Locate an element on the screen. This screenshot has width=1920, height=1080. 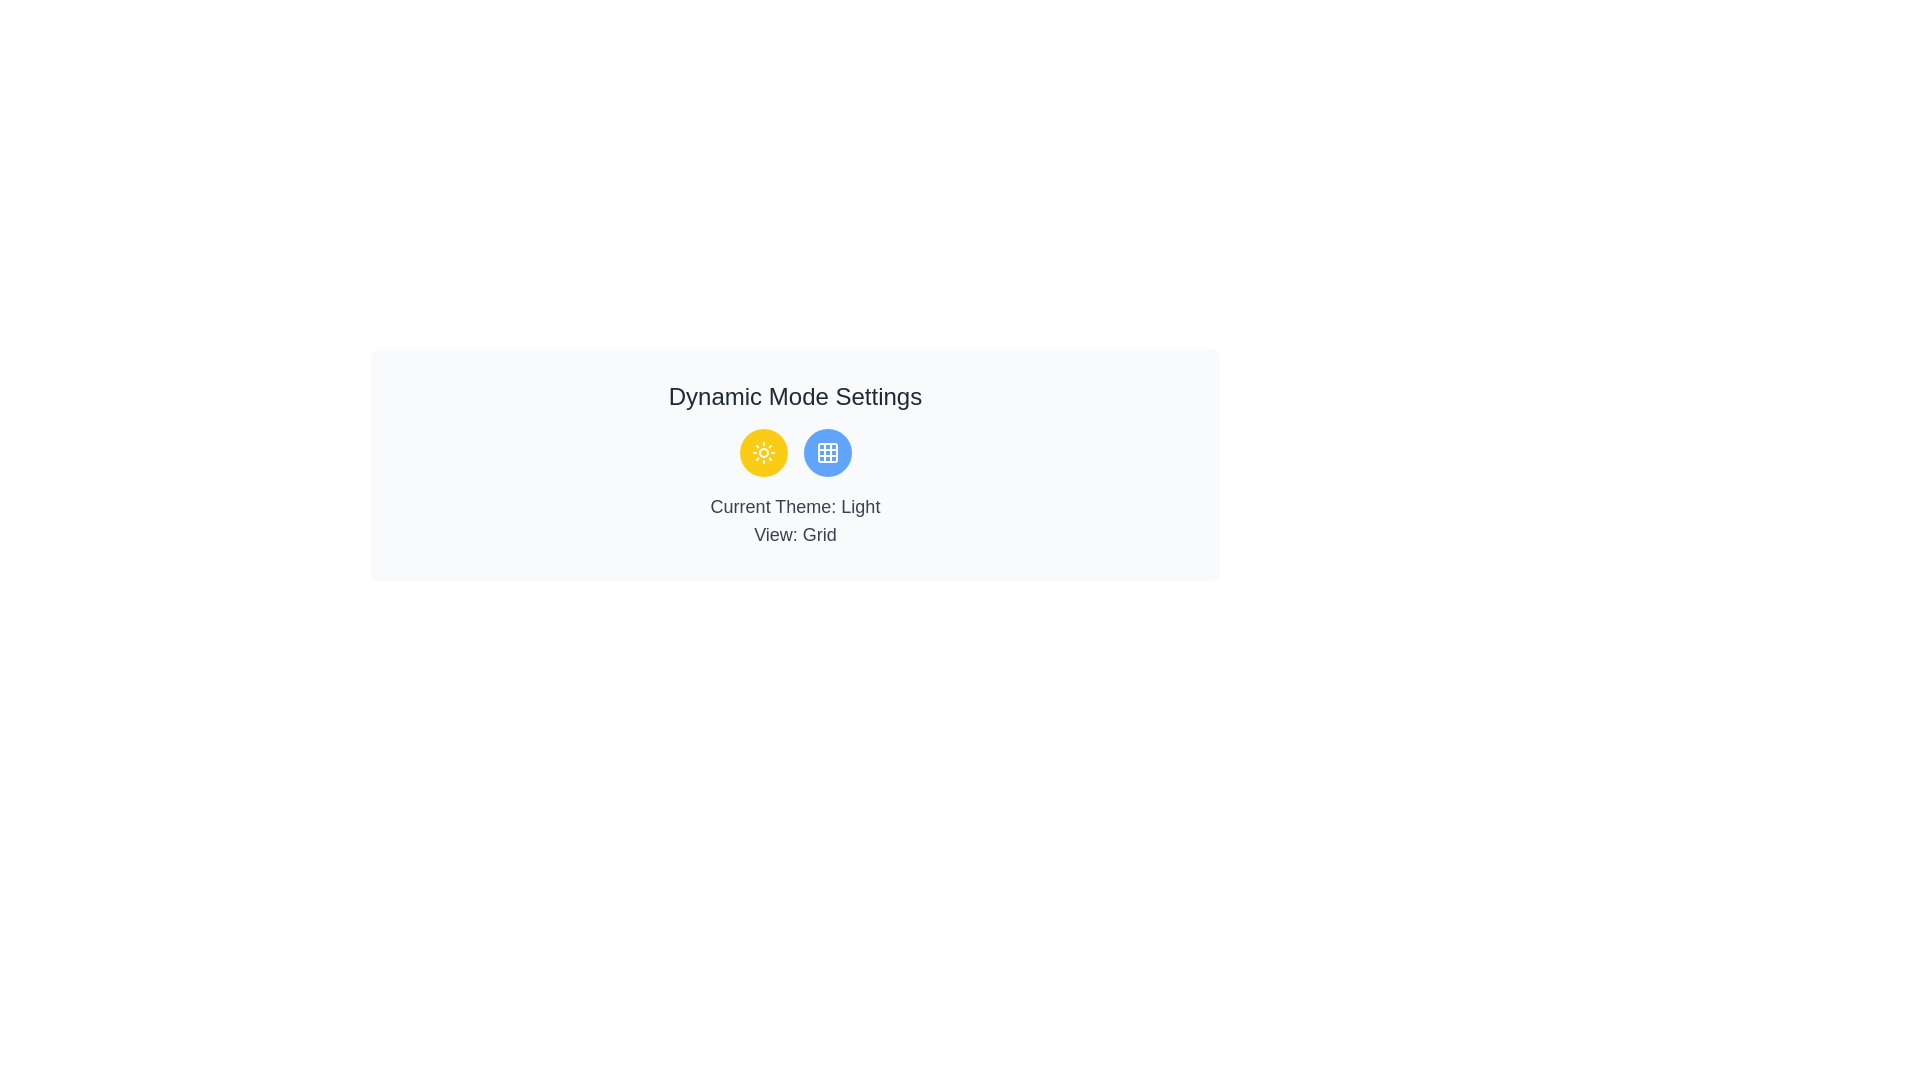
the blue circular grid icon with a white square grid design is located at coordinates (827, 452).